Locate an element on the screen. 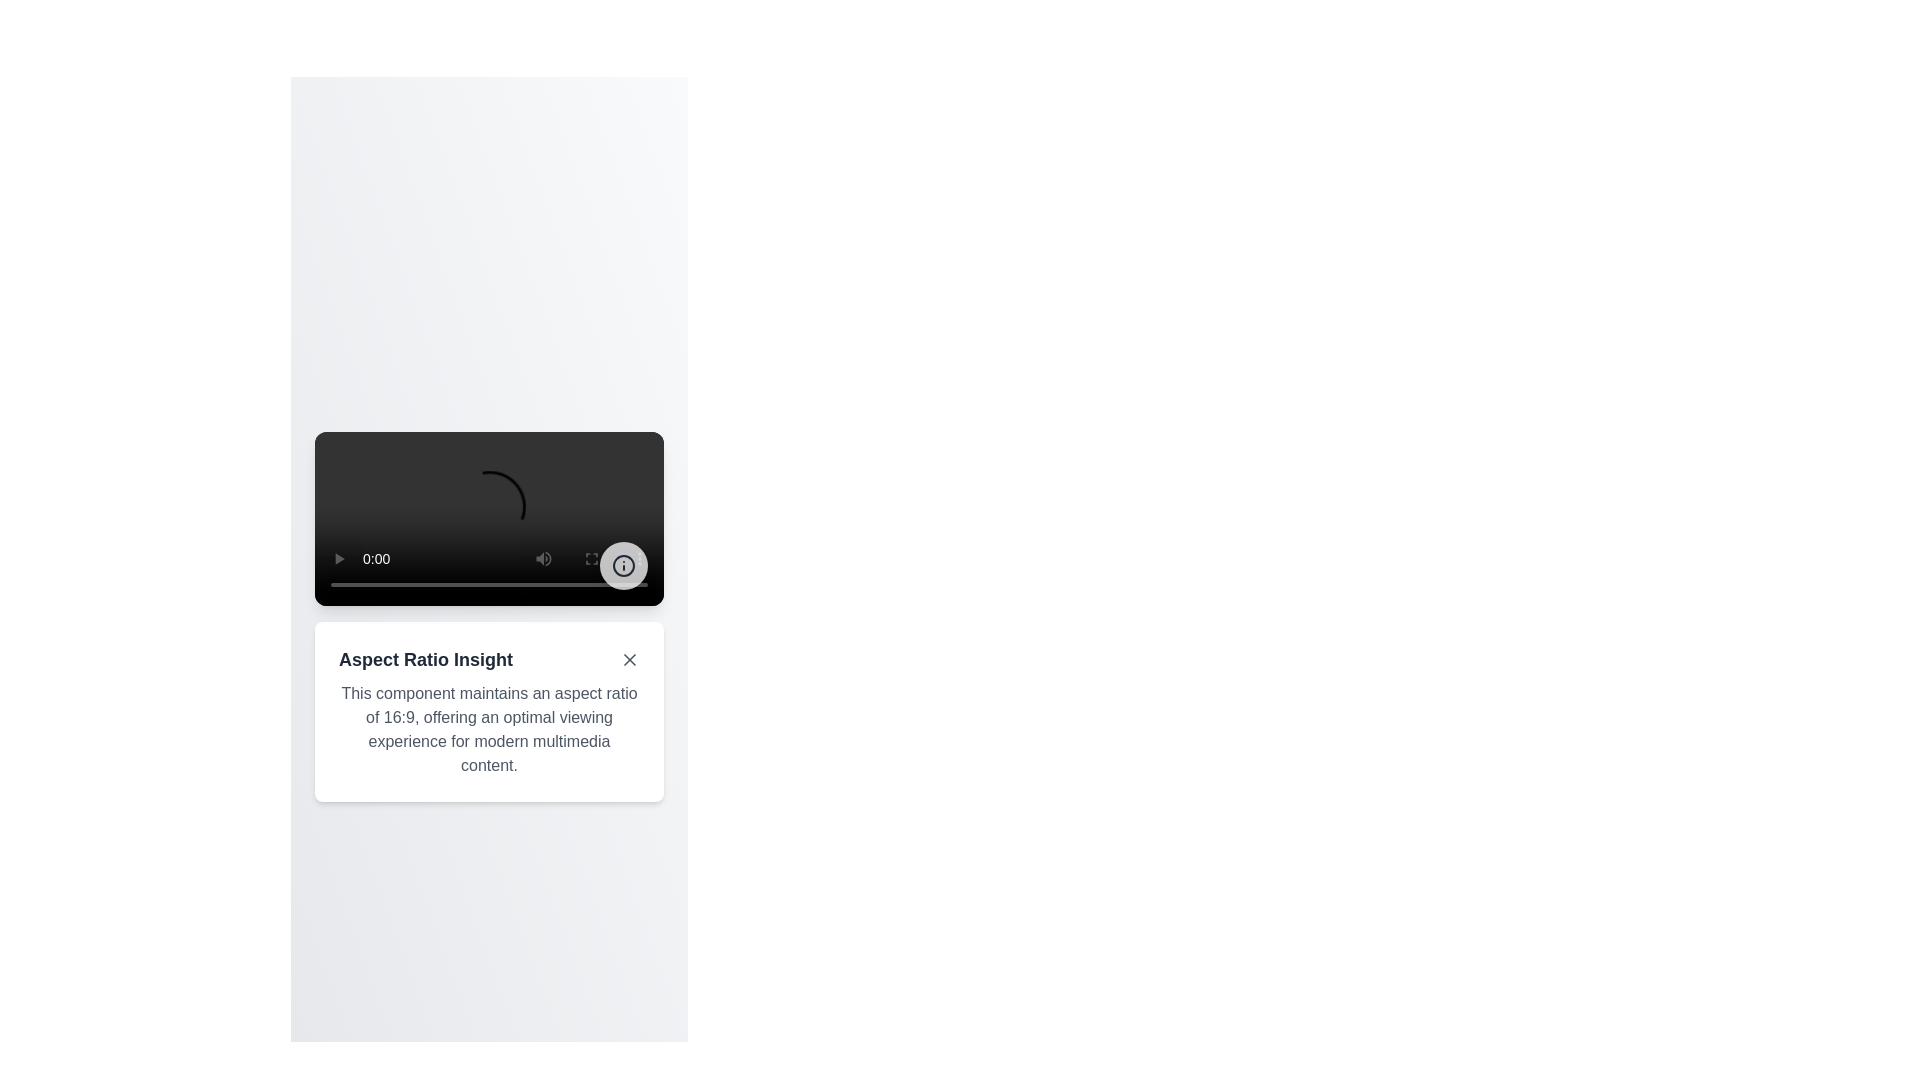 Image resolution: width=1920 pixels, height=1080 pixels. the close button located at the far right of the header bar containing the text 'Aspect Ratio Insight' is located at coordinates (628, 659).